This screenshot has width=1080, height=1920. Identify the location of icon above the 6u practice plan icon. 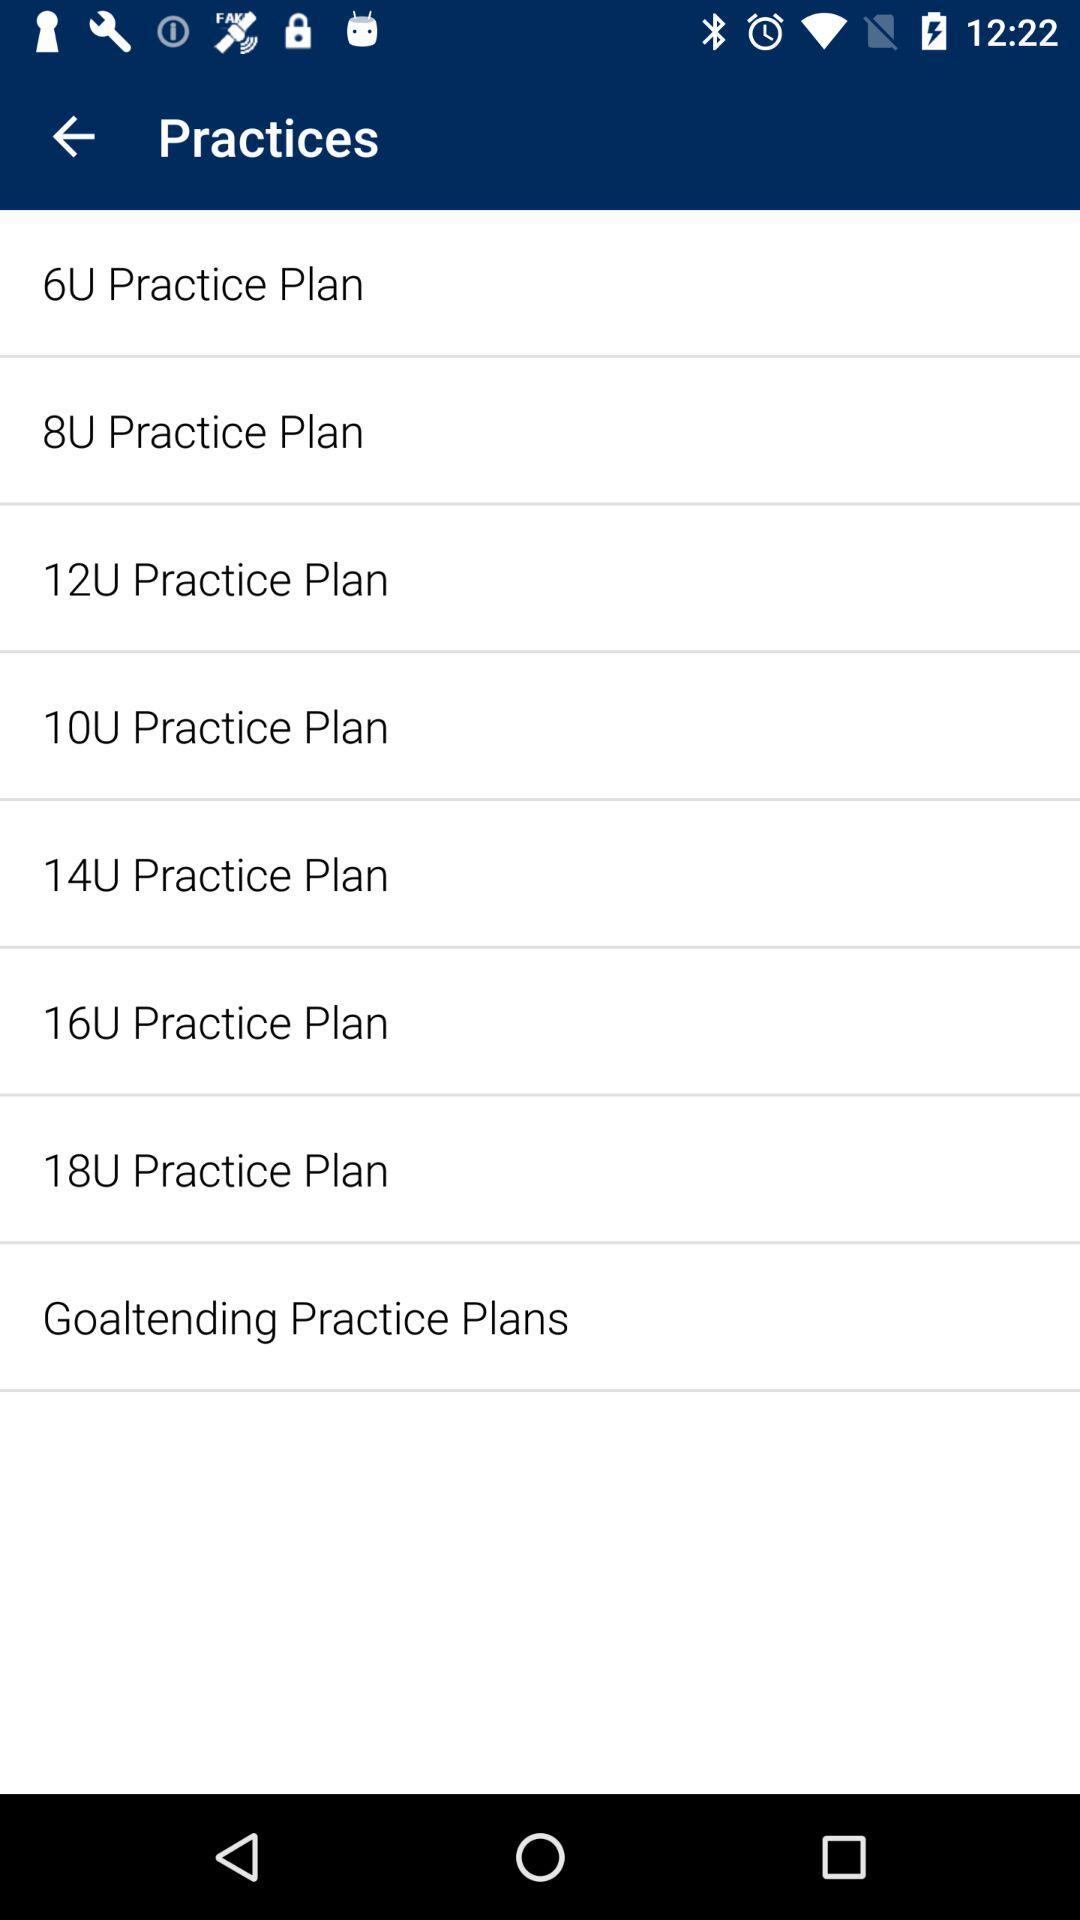
(72, 135).